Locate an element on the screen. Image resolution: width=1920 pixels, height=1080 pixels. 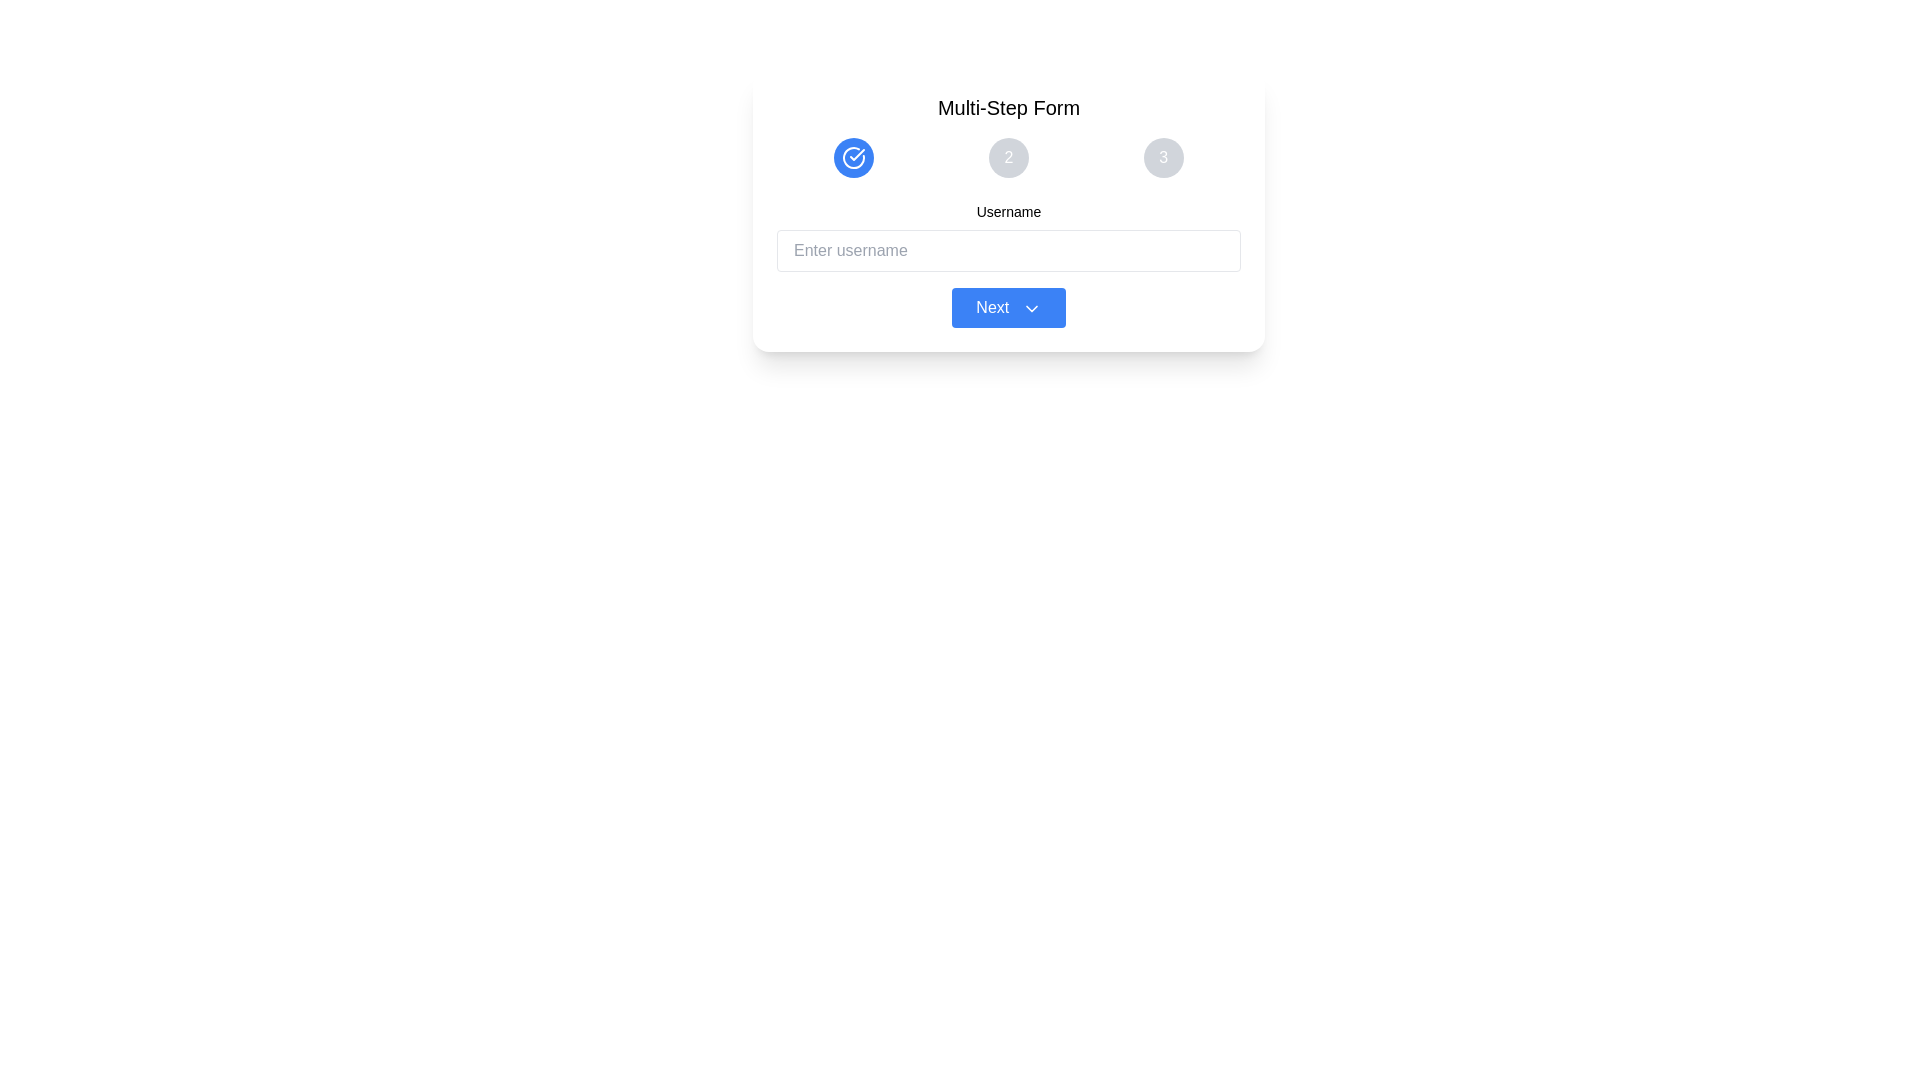
the third circular button, which serves as a step indicator for navigating to step 3 in the multi-step form is located at coordinates (1163, 157).